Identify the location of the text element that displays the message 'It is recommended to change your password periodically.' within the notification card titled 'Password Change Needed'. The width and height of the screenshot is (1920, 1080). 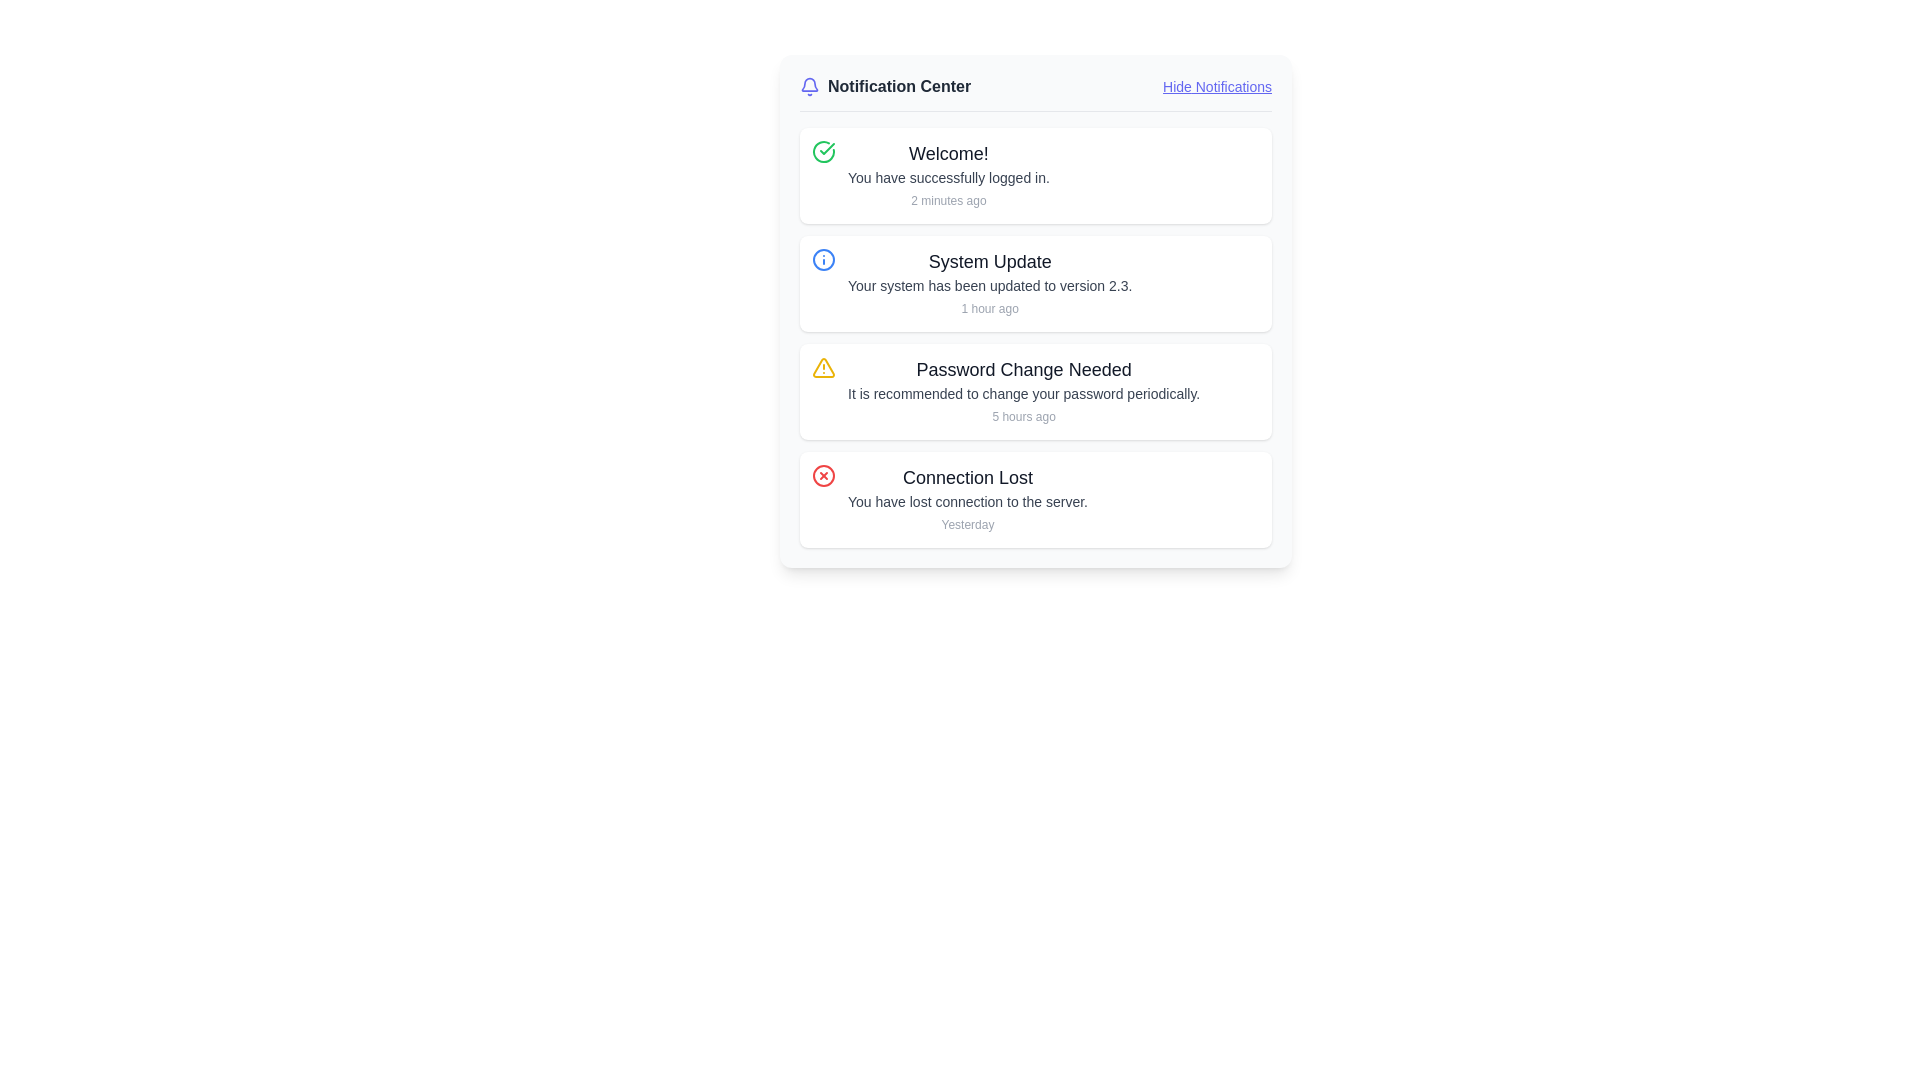
(1024, 393).